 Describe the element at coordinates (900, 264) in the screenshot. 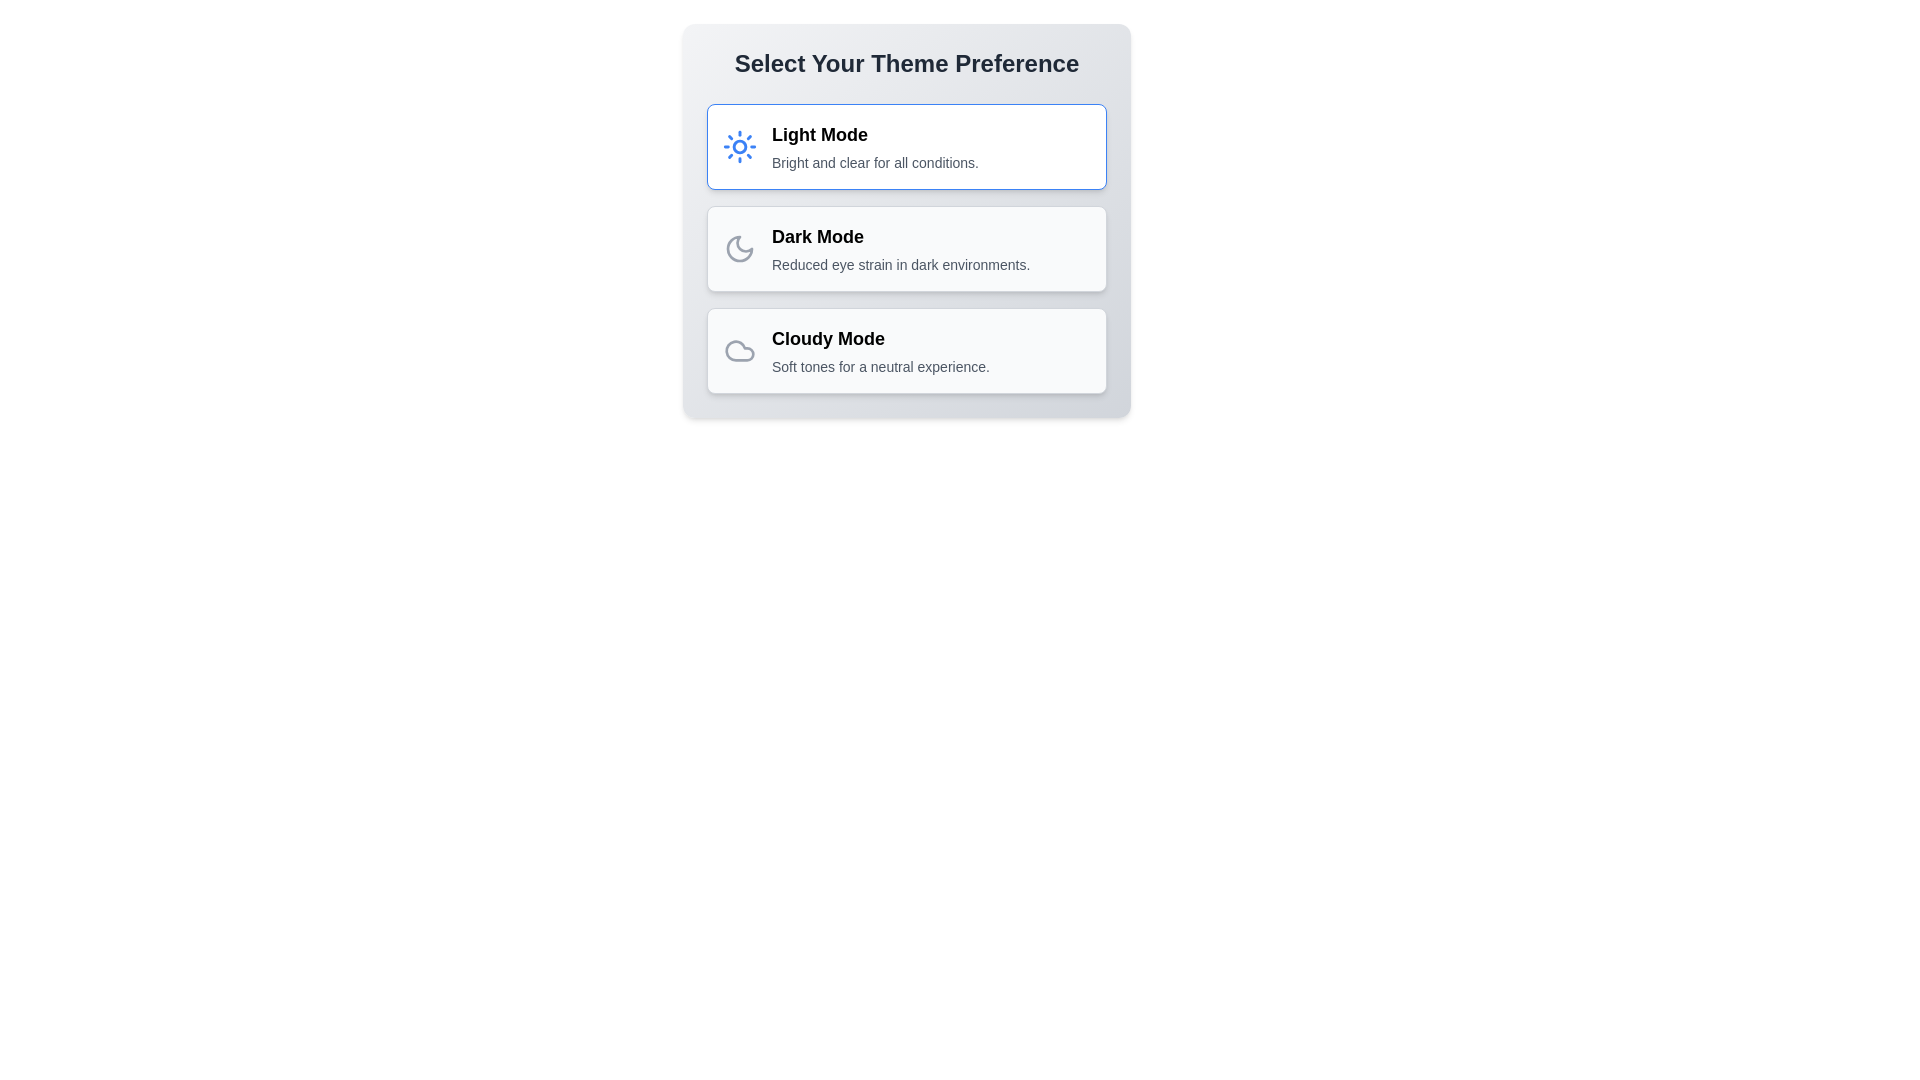

I see `static text label that provides additional descriptive information about the 'Dark Mode' option, located below its title in the second option of a vertically stacked list` at that location.